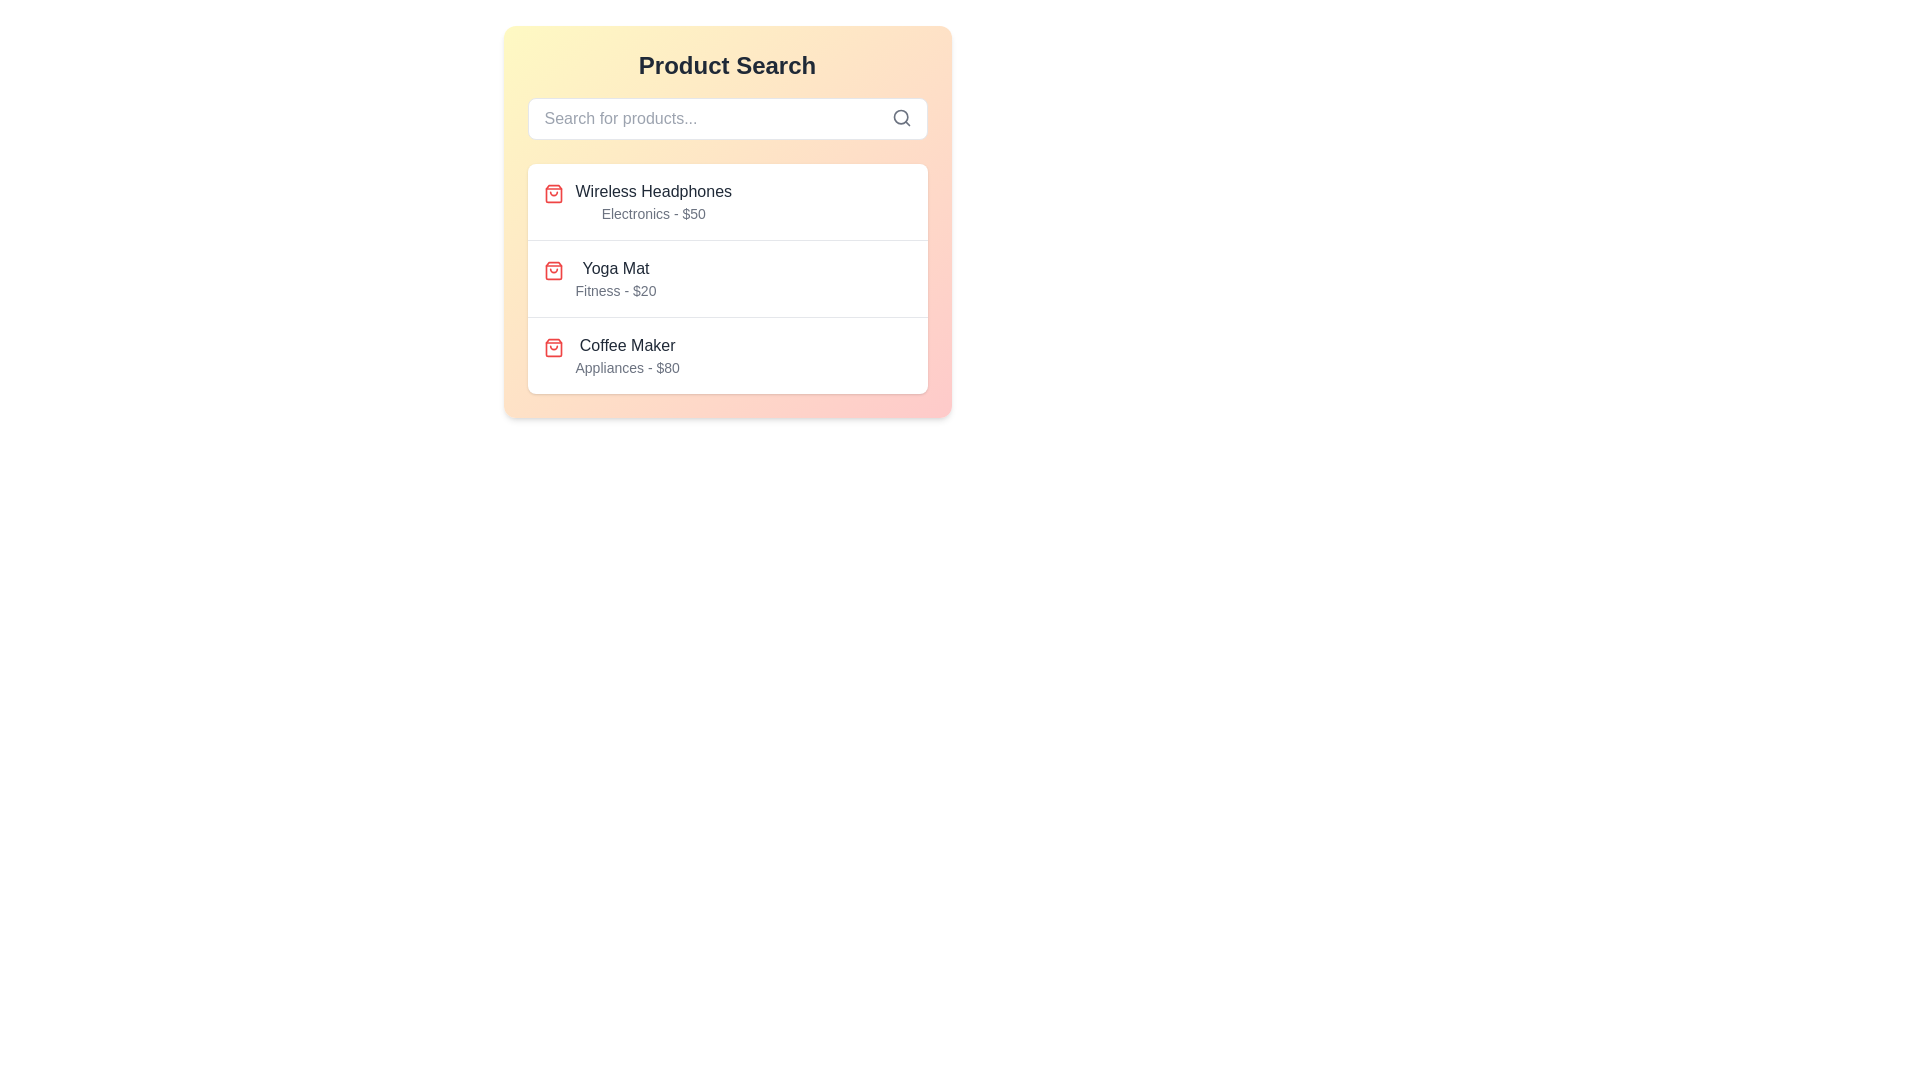  What do you see at coordinates (626, 367) in the screenshot?
I see `the Text label that provides additional information about the product 'Coffee Maker', positioned below its title within the product listing in the 'Product Search' interface` at bounding box center [626, 367].